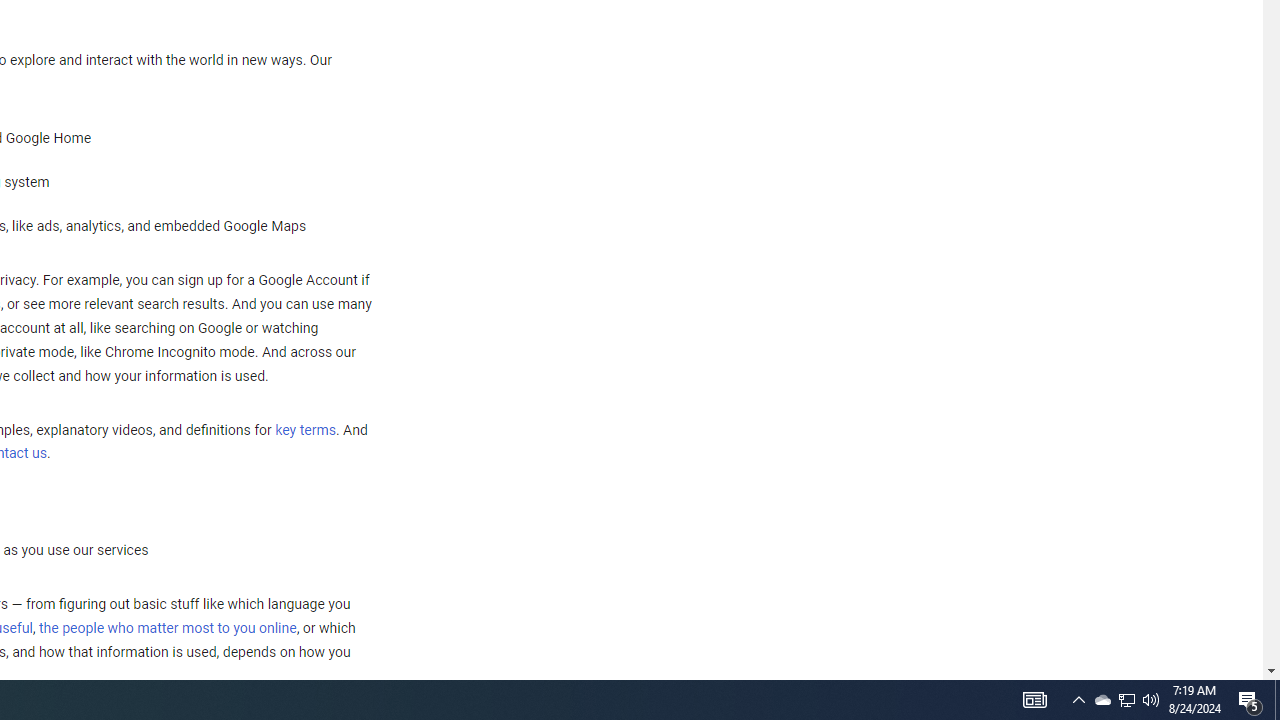 The width and height of the screenshot is (1280, 720). I want to click on 'key terms', so click(304, 429).